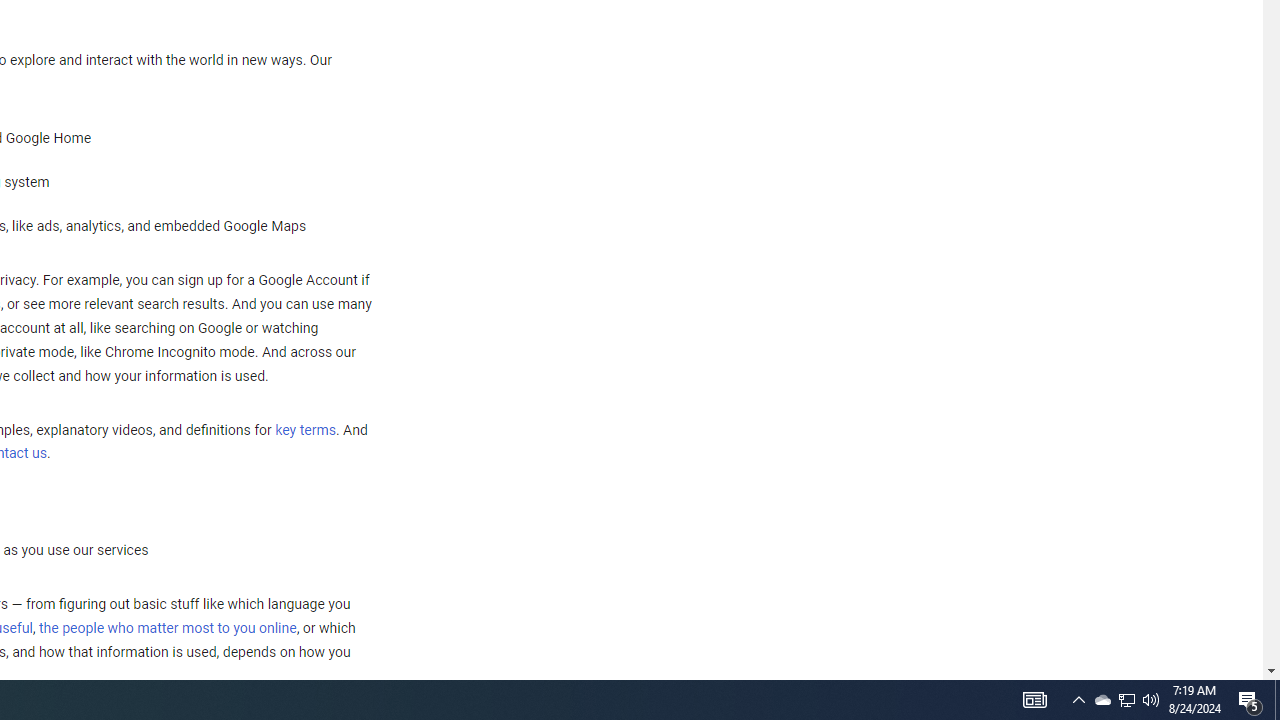 The width and height of the screenshot is (1280, 720). I want to click on 'key terms', so click(304, 429).